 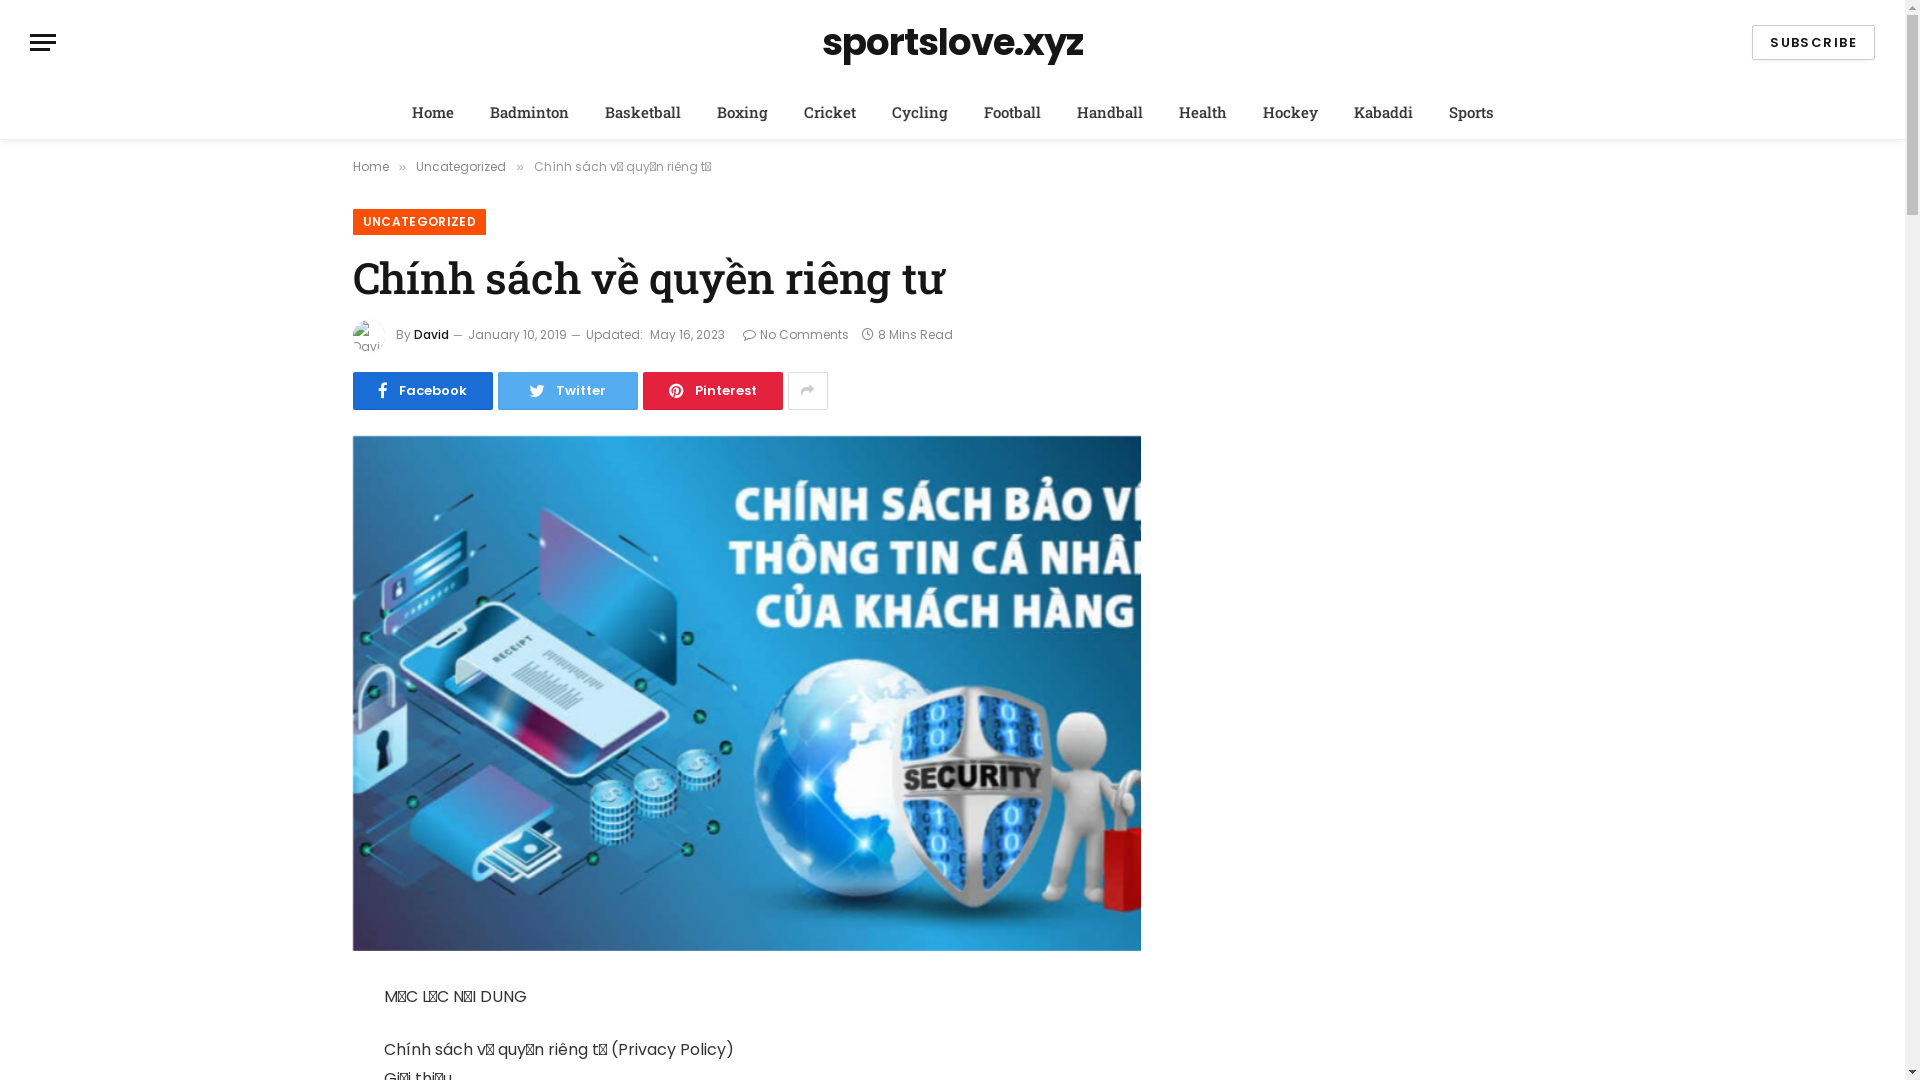 I want to click on 'No Comments', so click(x=741, y=333).